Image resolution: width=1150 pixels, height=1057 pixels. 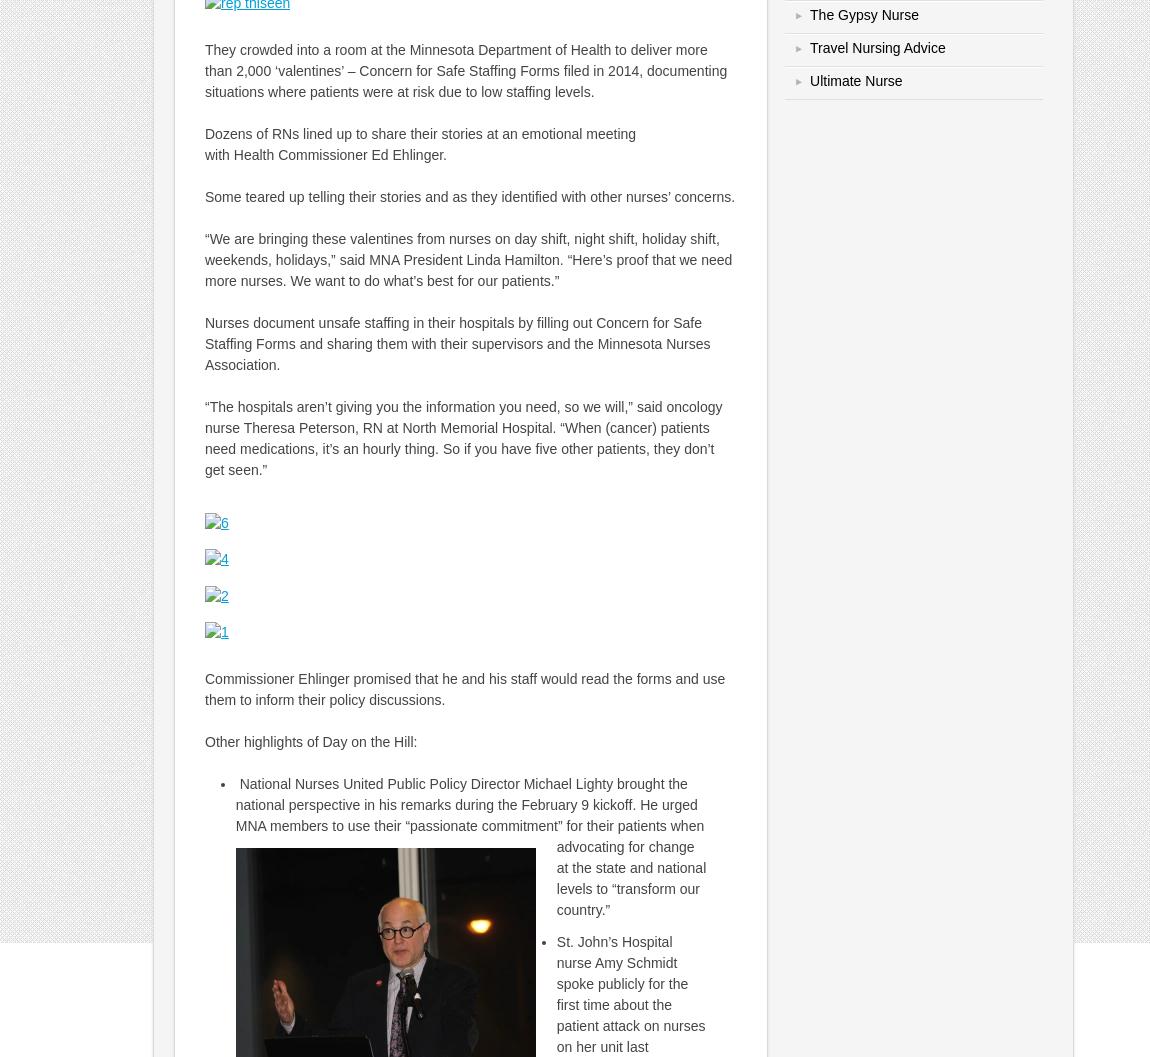 What do you see at coordinates (465, 71) in the screenshot?
I see `'They crowded into a room at the Minnesota Department of Health to deliver more than 2,000 ‘valentines’ – Concern for Safe Staffing Forms filed in 2014, documenting situations where patients were at risk due to low staffing levels.'` at bounding box center [465, 71].